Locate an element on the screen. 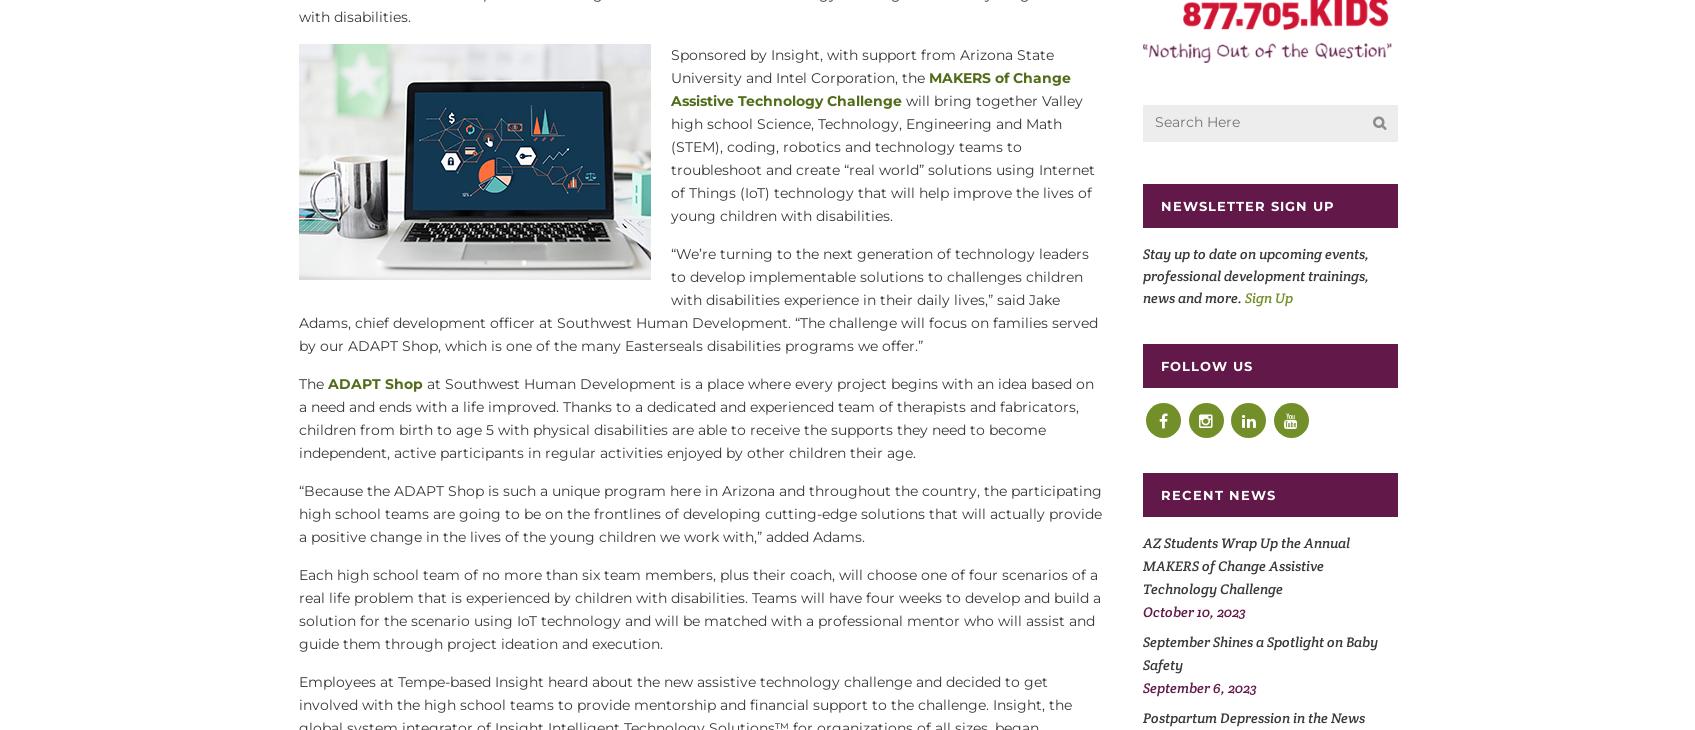 This screenshot has width=1695, height=730. 'at Southwest Human Development is a place where every project begins with an idea based on a need and ends with a life improved. Thanks to a dedicated and experienced team of therapists and fabricators, children from birth to age 5 with physical disabilities are able to receive the supports they need to become independent, active participants in regular activities enjoyed by other children their age.' is located at coordinates (695, 417).